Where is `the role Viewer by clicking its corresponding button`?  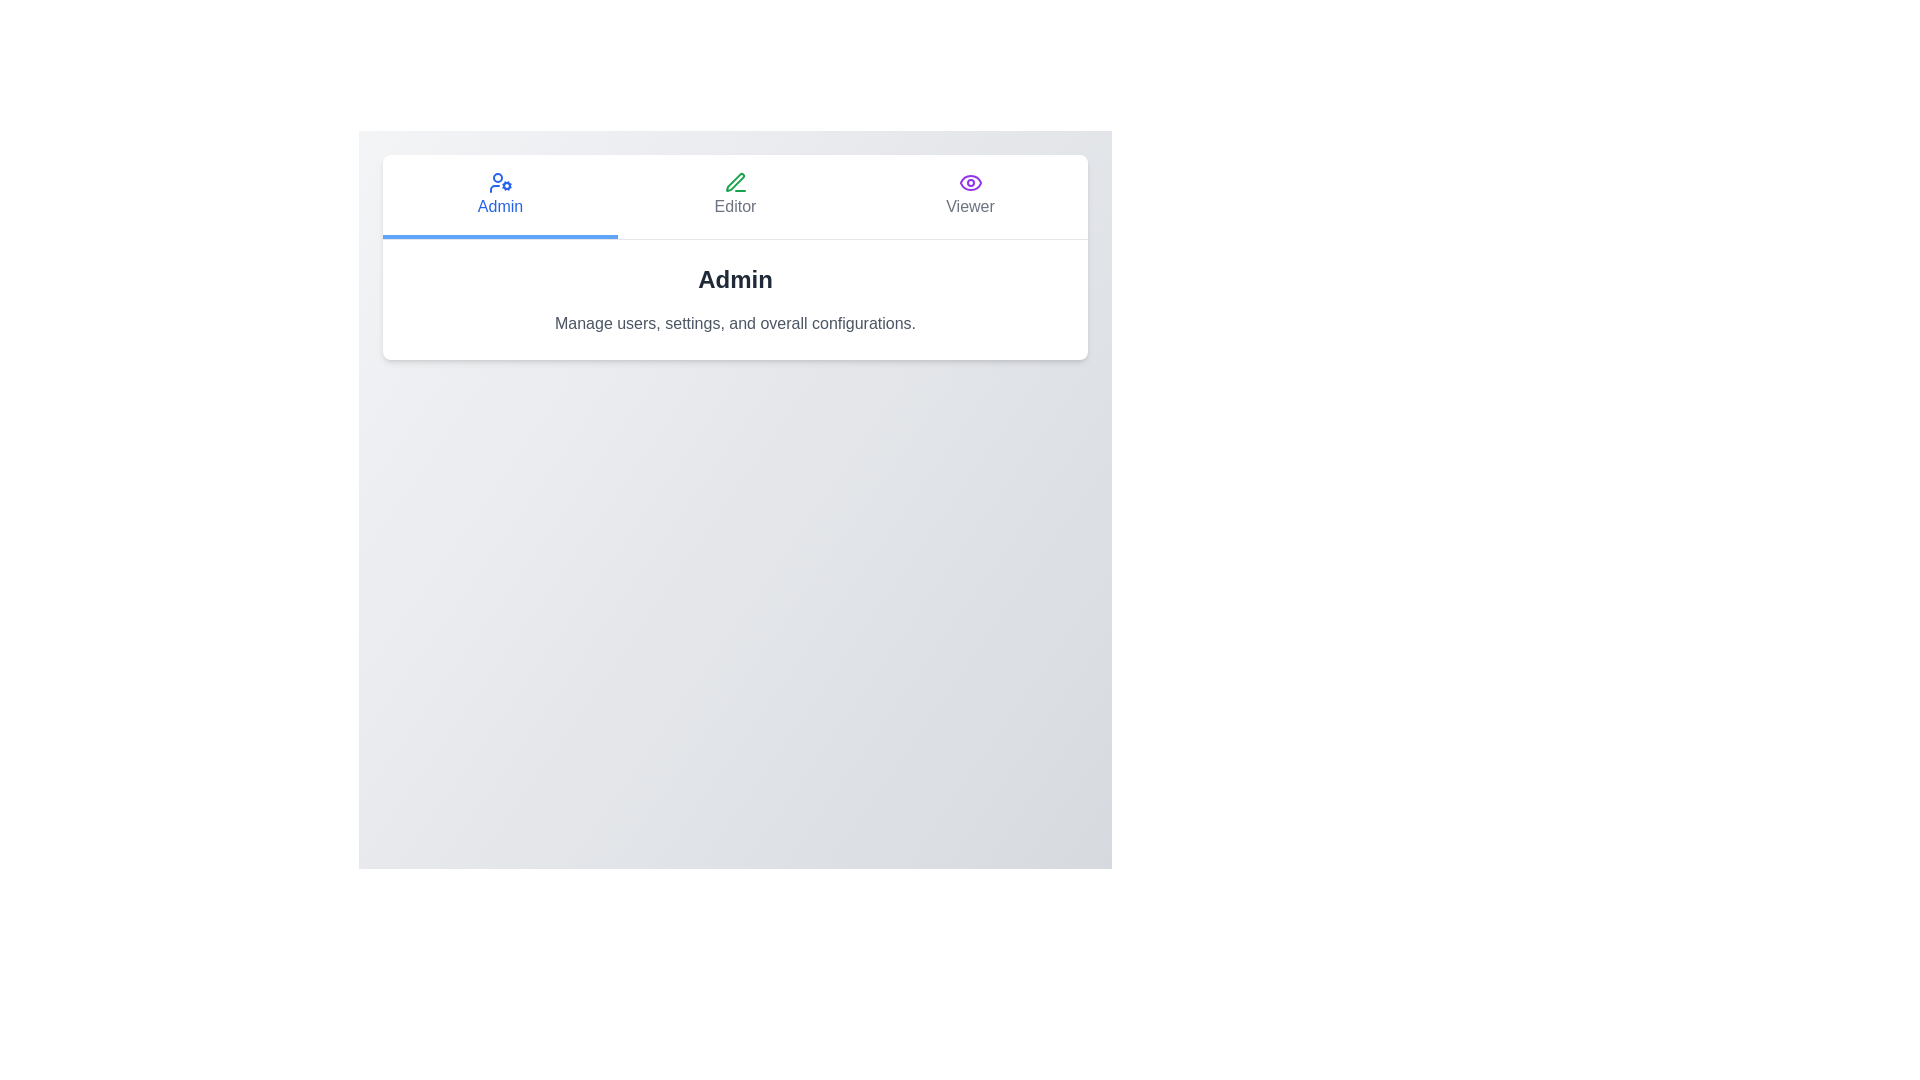
the role Viewer by clicking its corresponding button is located at coordinates (970, 196).